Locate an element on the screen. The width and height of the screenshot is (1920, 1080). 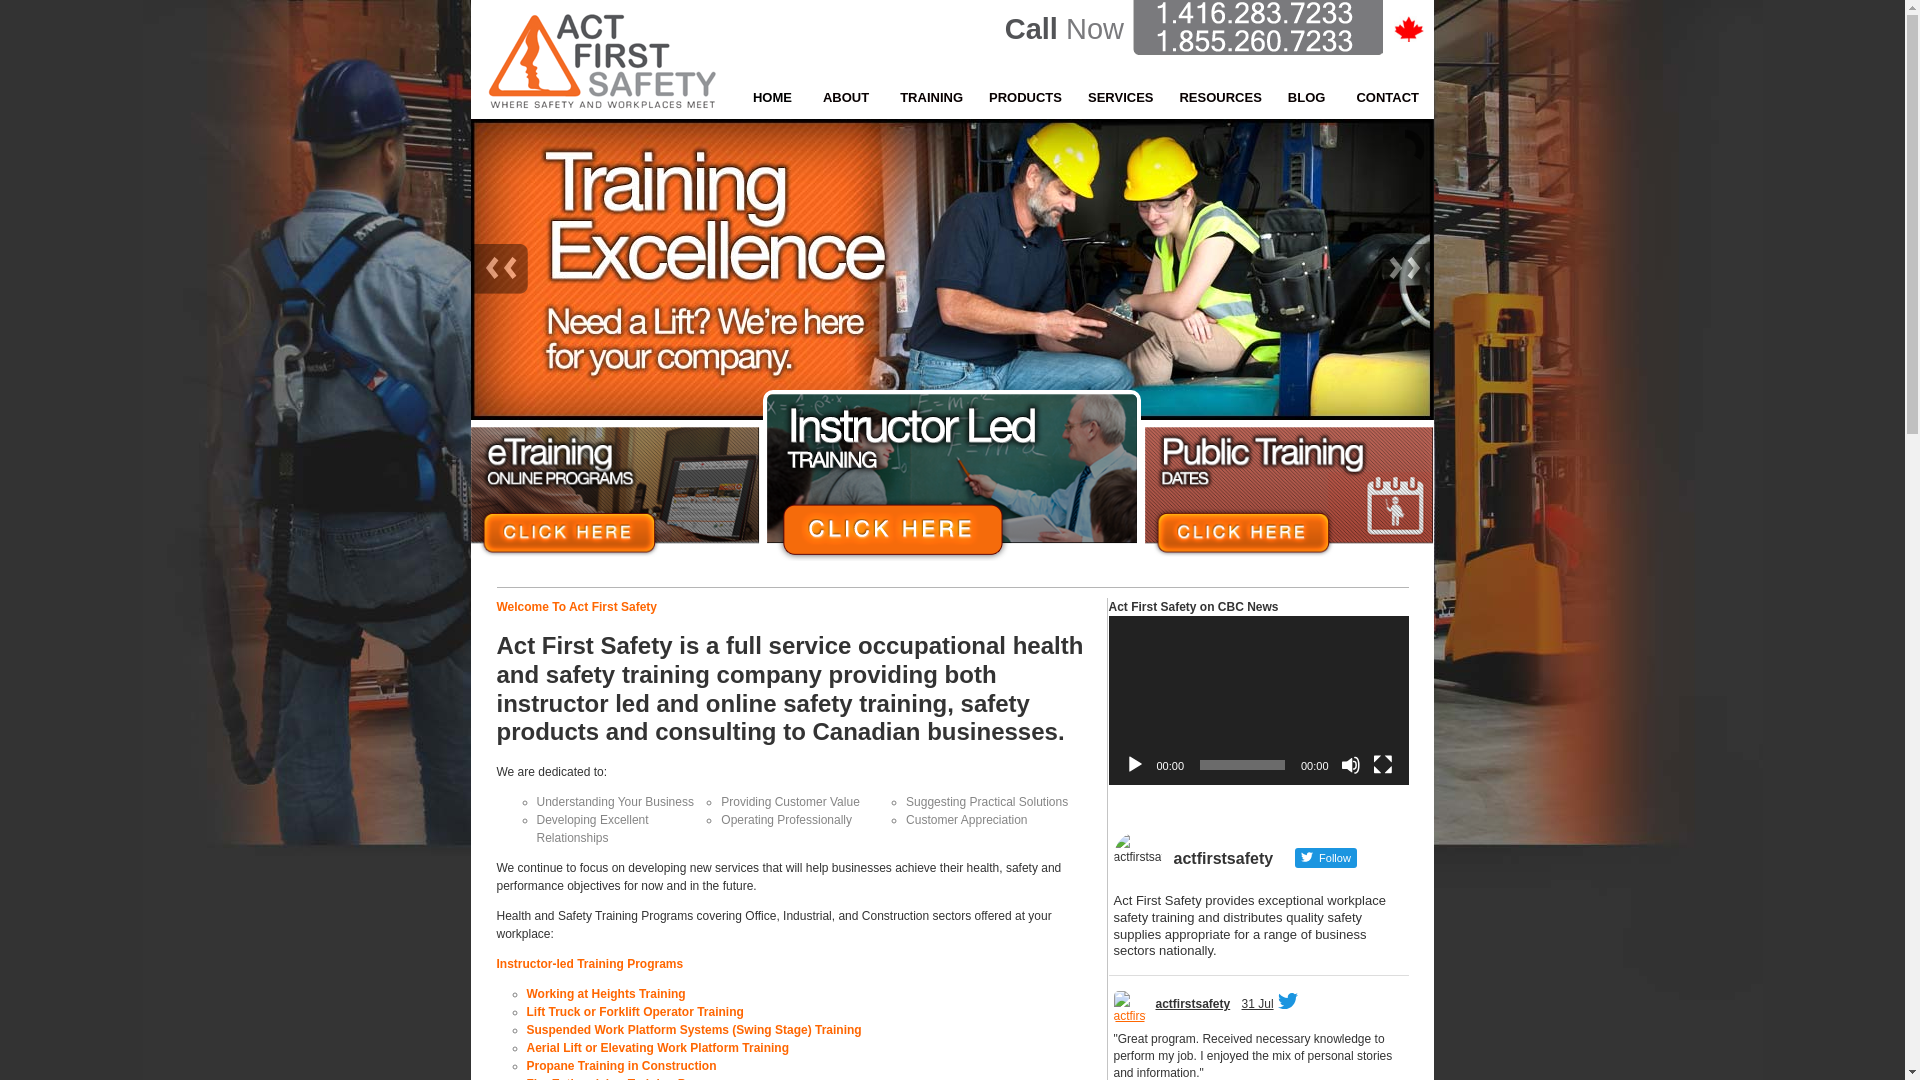
'HOME' is located at coordinates (771, 97).